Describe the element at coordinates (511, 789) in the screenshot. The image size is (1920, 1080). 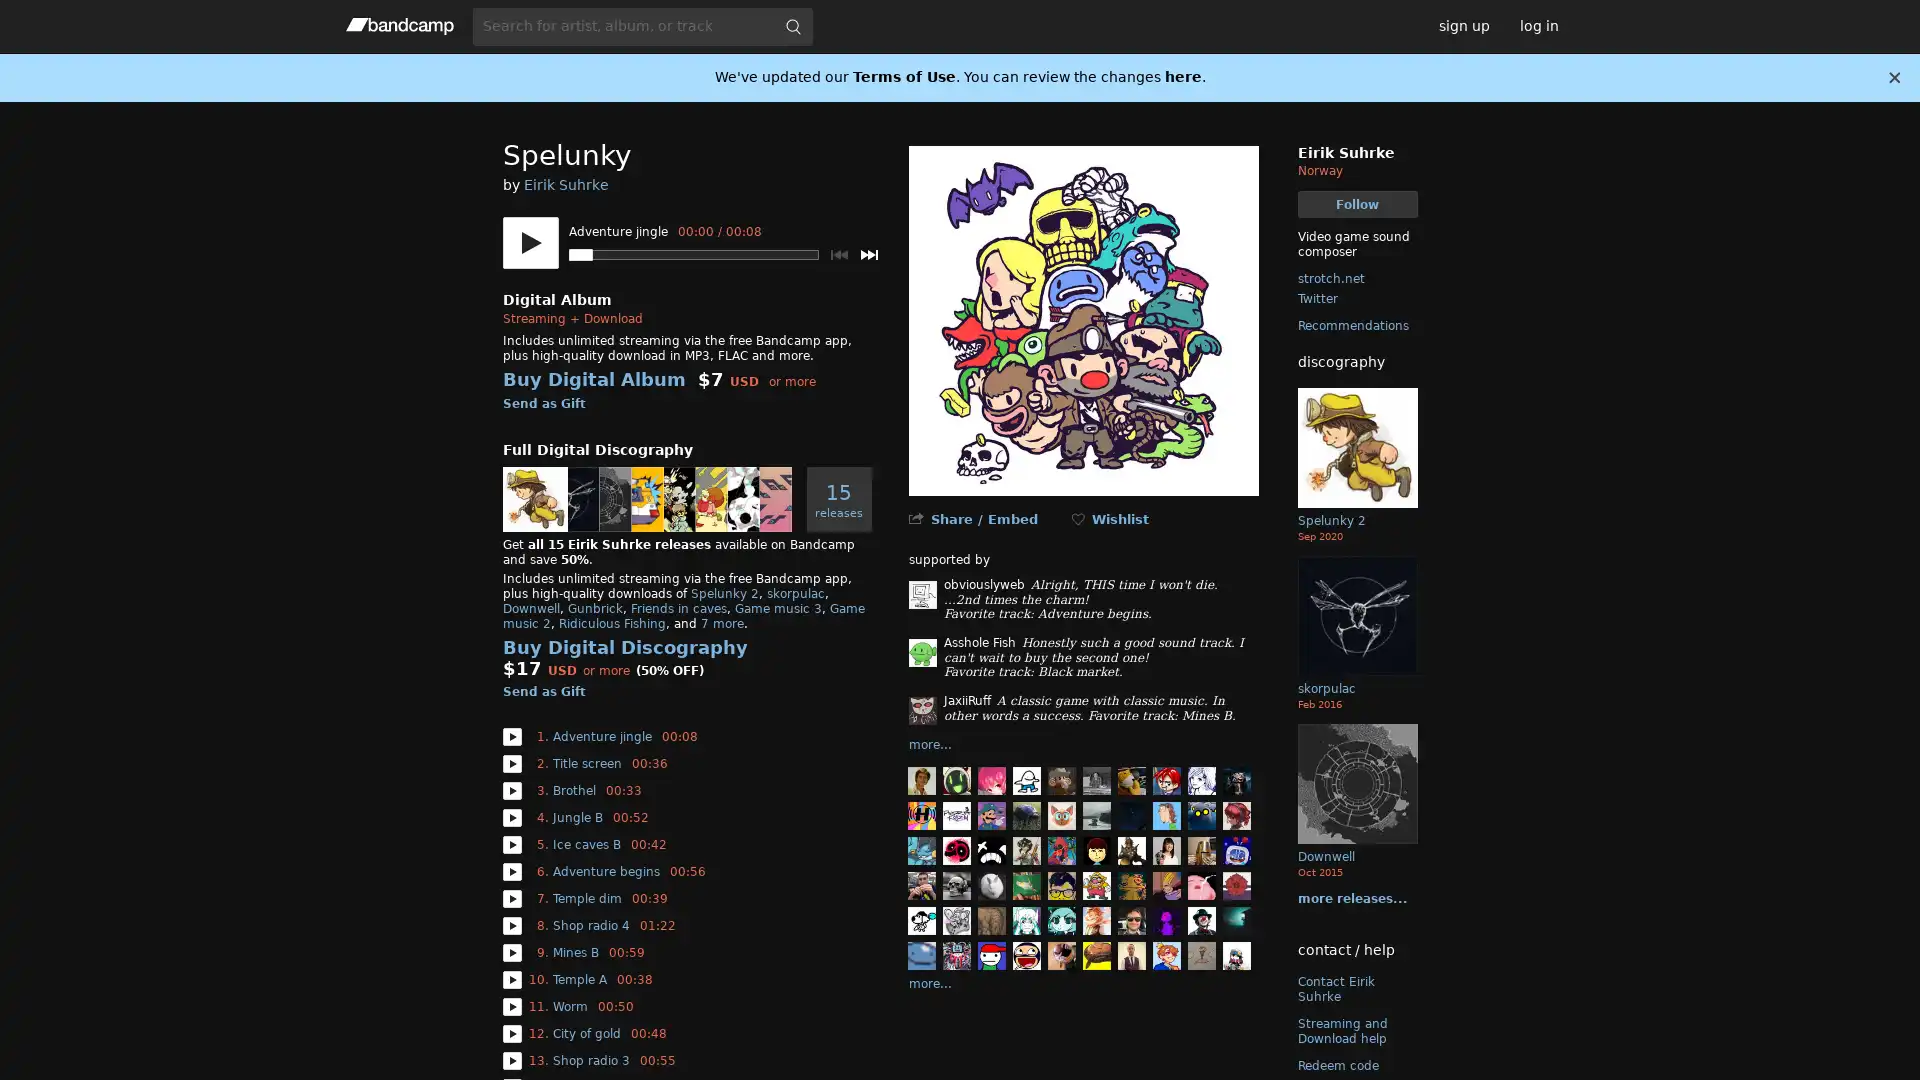
I see `Play Brothel` at that location.